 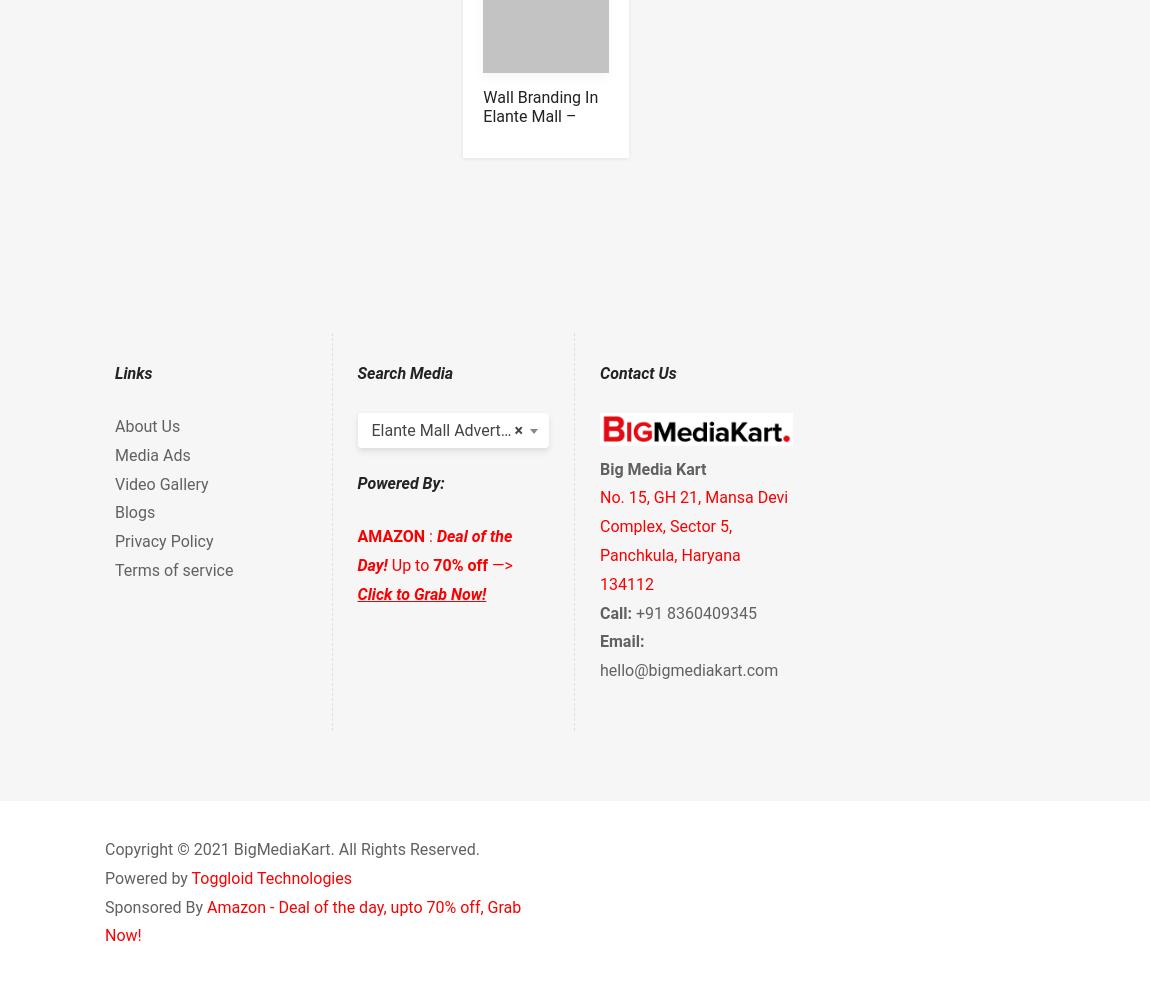 I want to click on 'Search Media', so click(x=405, y=372).